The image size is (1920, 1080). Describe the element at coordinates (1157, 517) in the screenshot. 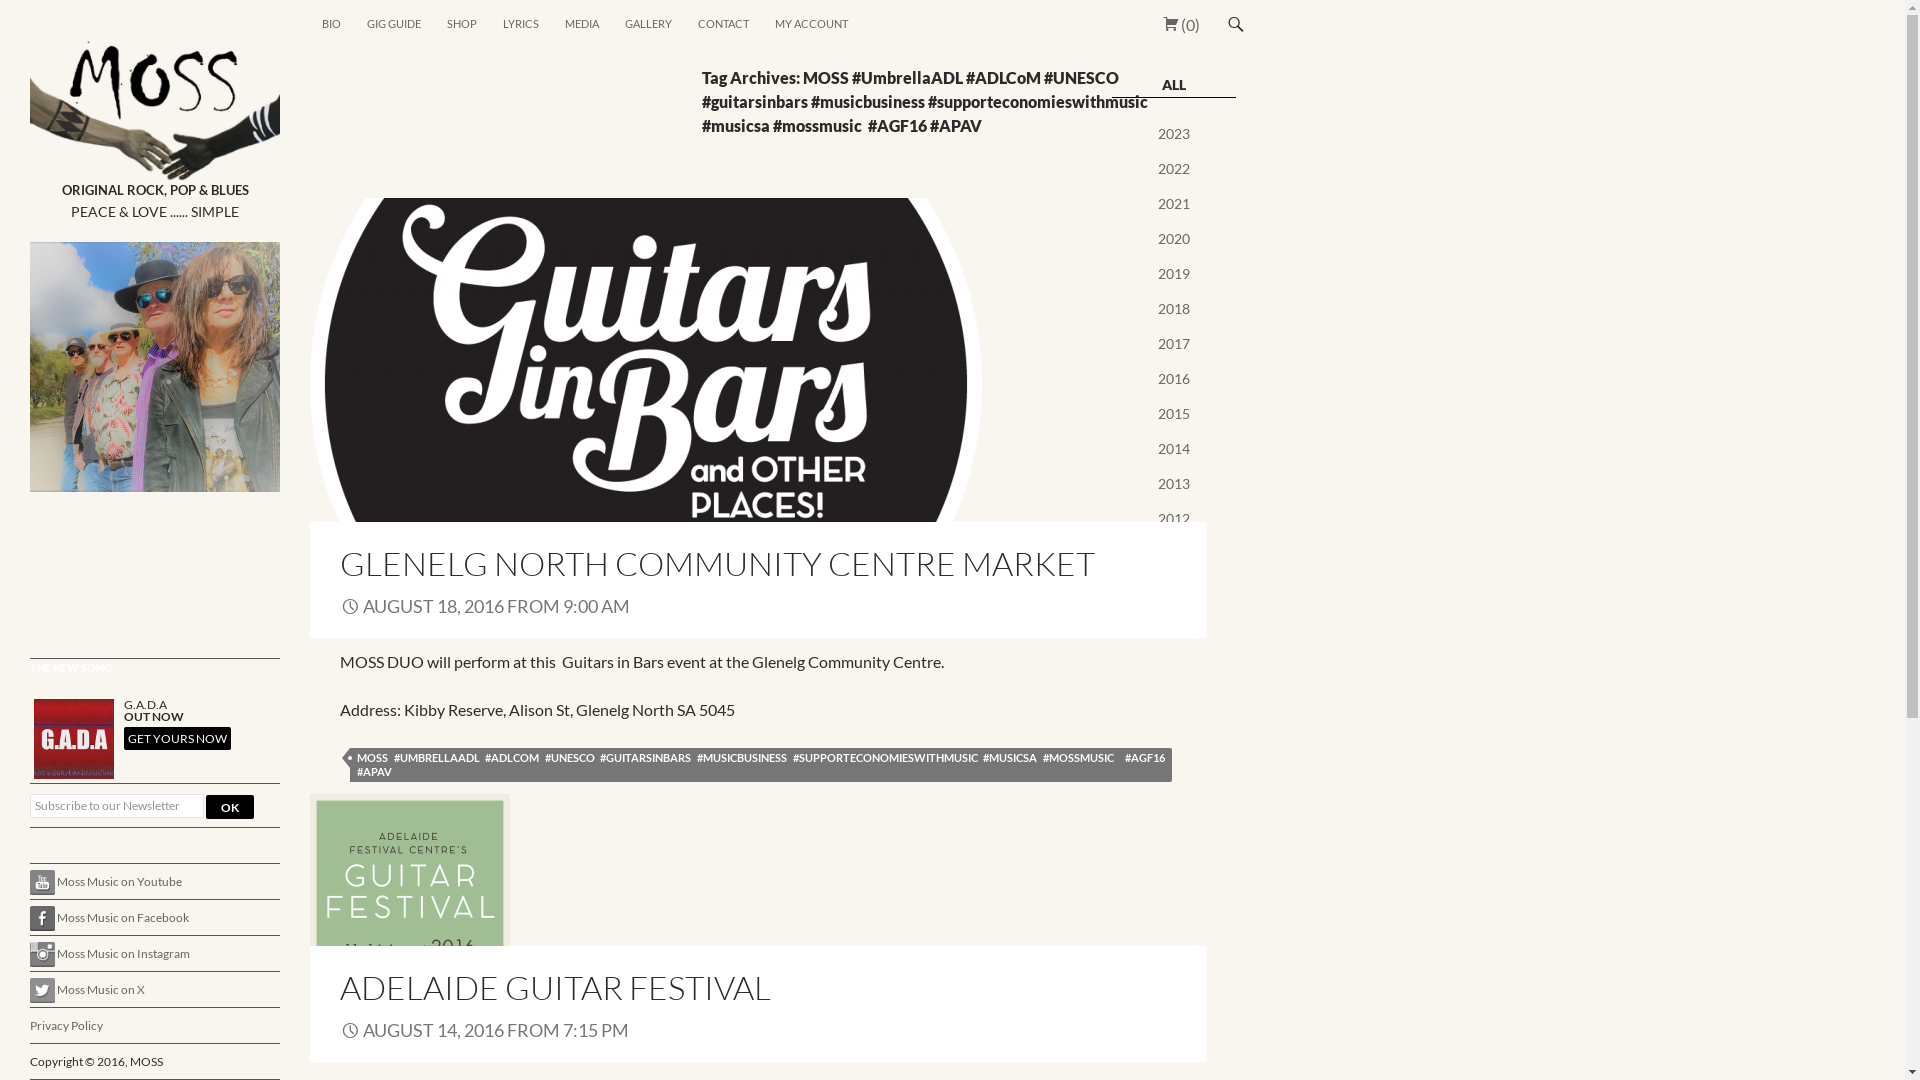

I see `'2012'` at that location.